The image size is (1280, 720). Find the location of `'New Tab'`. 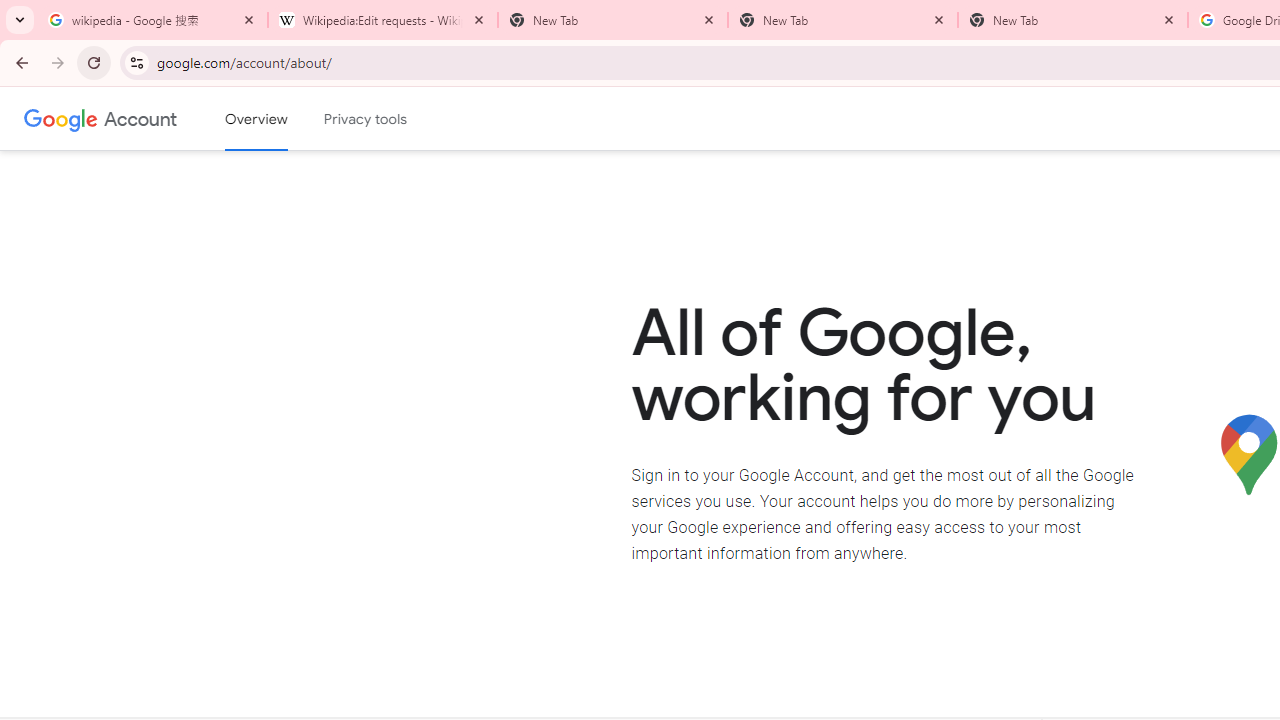

'New Tab' is located at coordinates (1071, 20).